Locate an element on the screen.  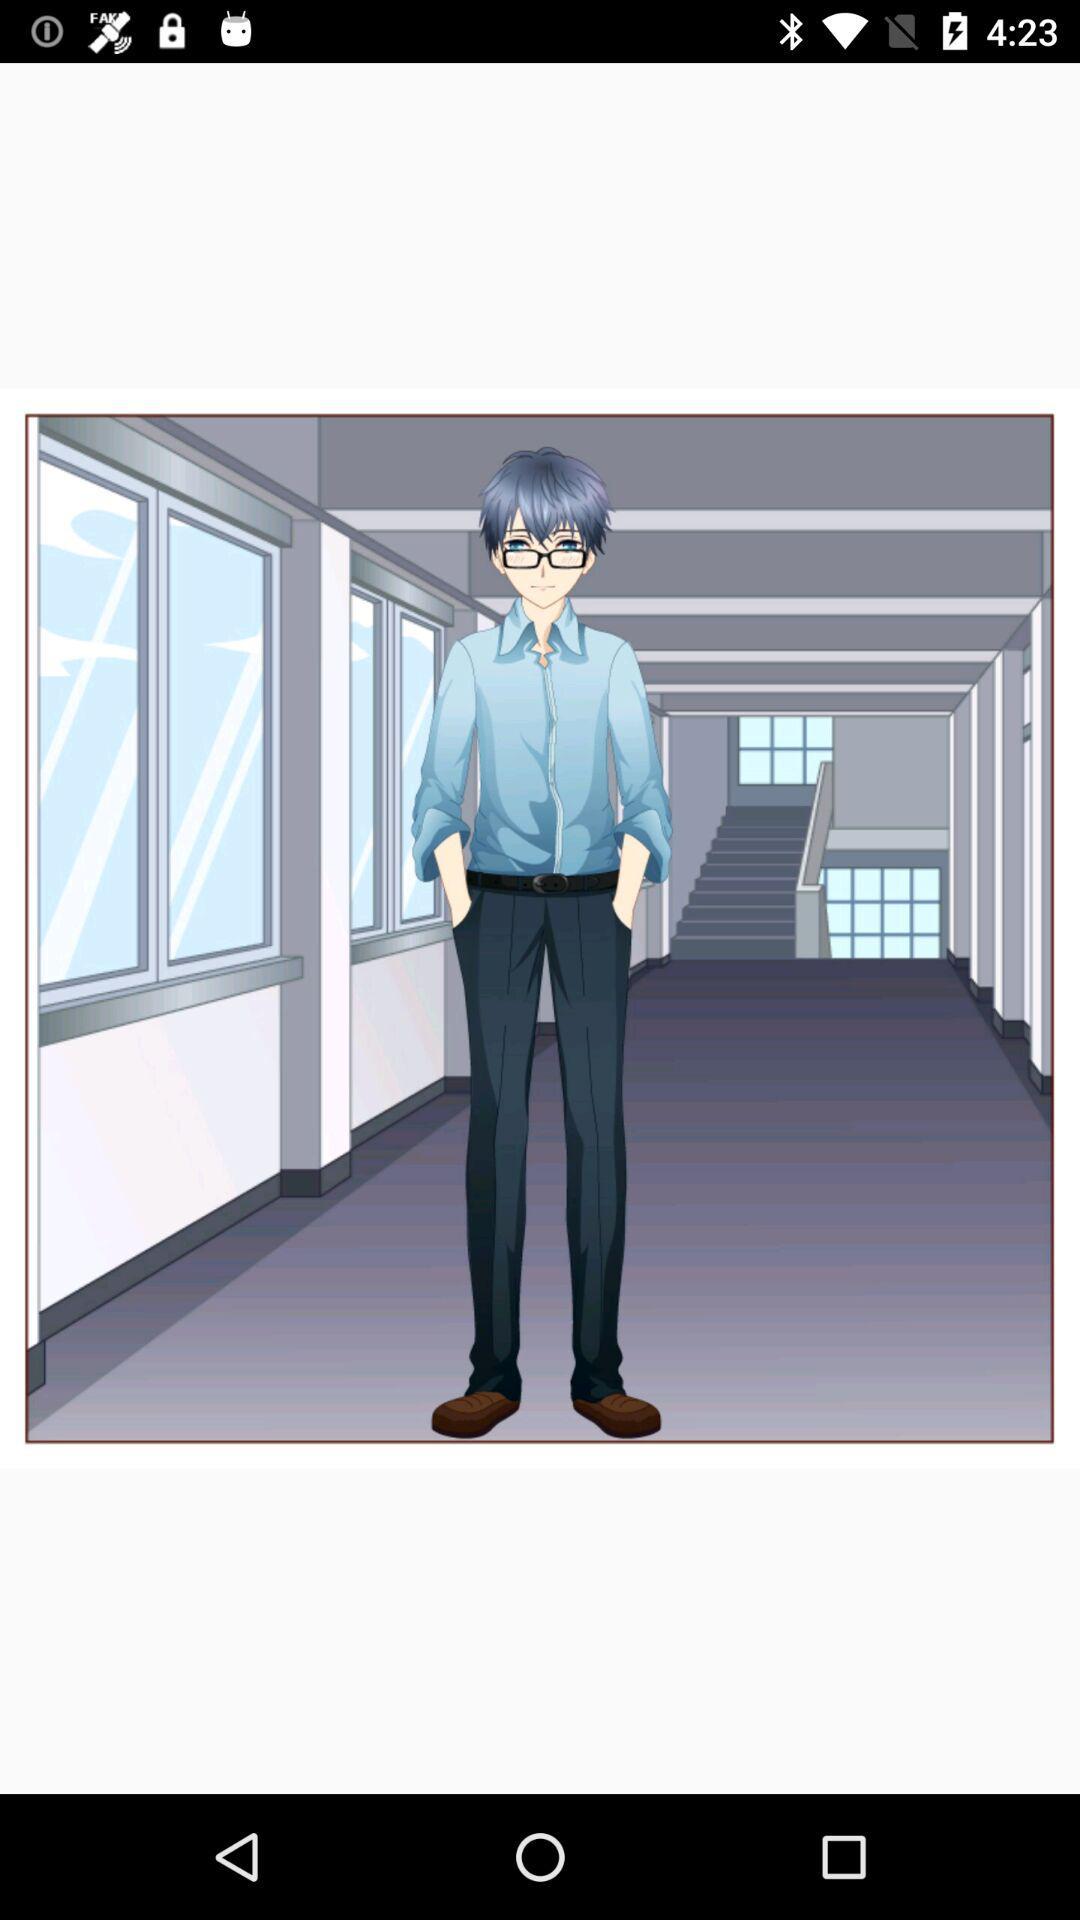
the item at the center is located at coordinates (540, 927).